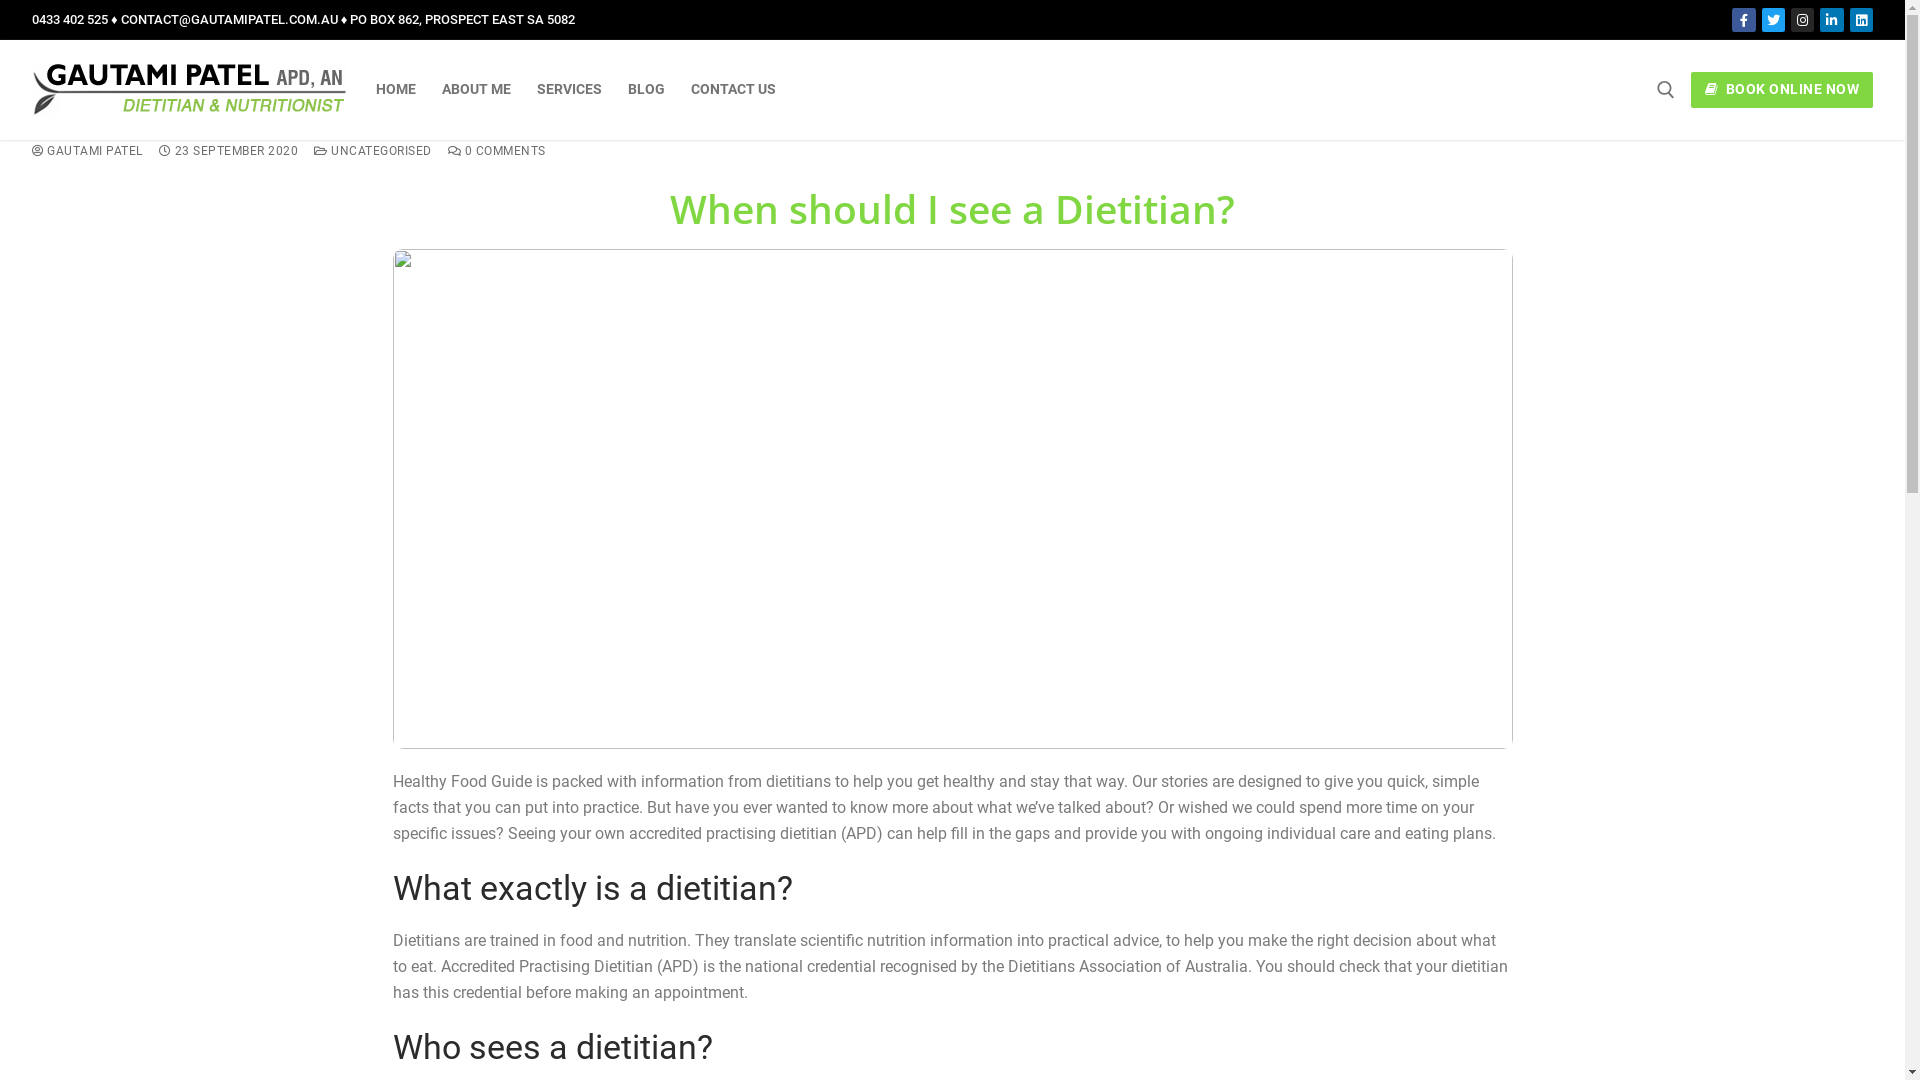 The image size is (1920, 1080). Describe the element at coordinates (646, 88) in the screenshot. I see `'BLOG'` at that location.